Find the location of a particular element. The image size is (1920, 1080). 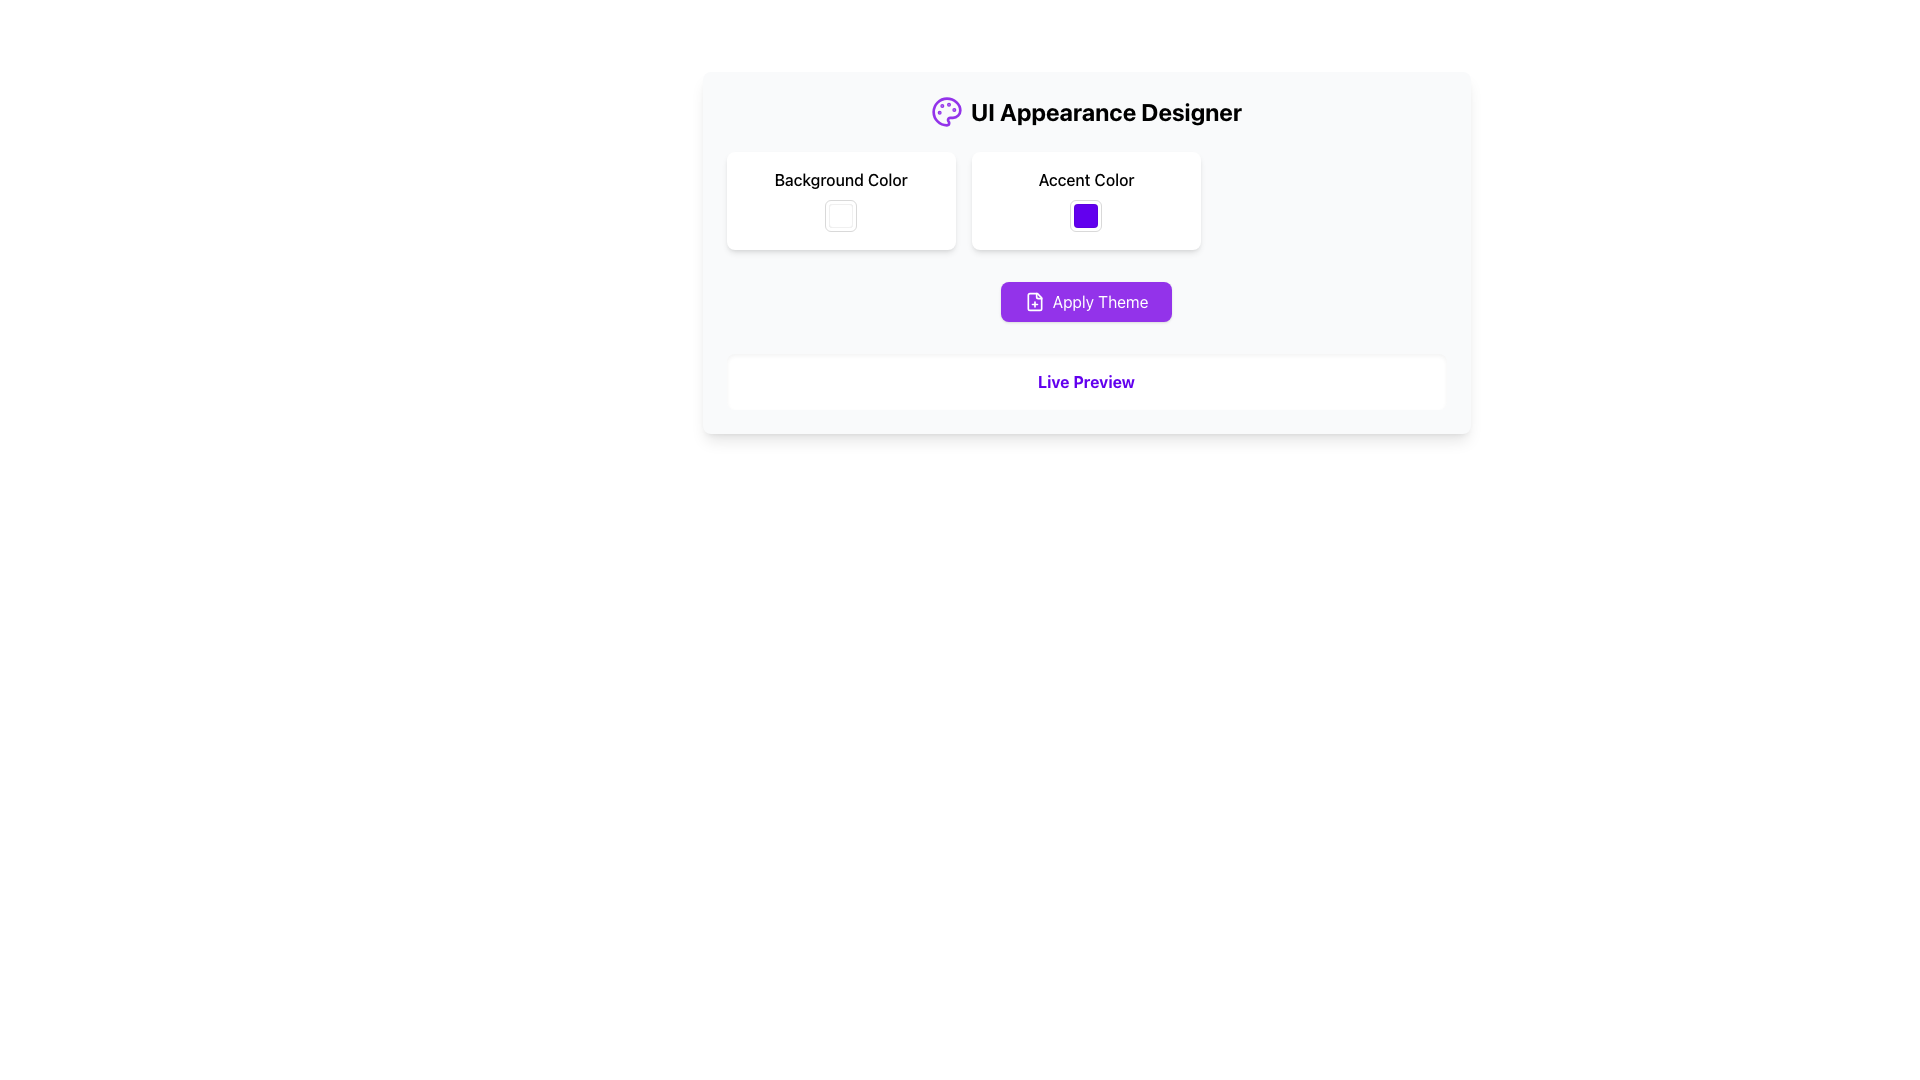

text content of the label indicating background color selection, located in the upper left corner of the white rectangular panel above the checkbox widget is located at coordinates (841, 180).